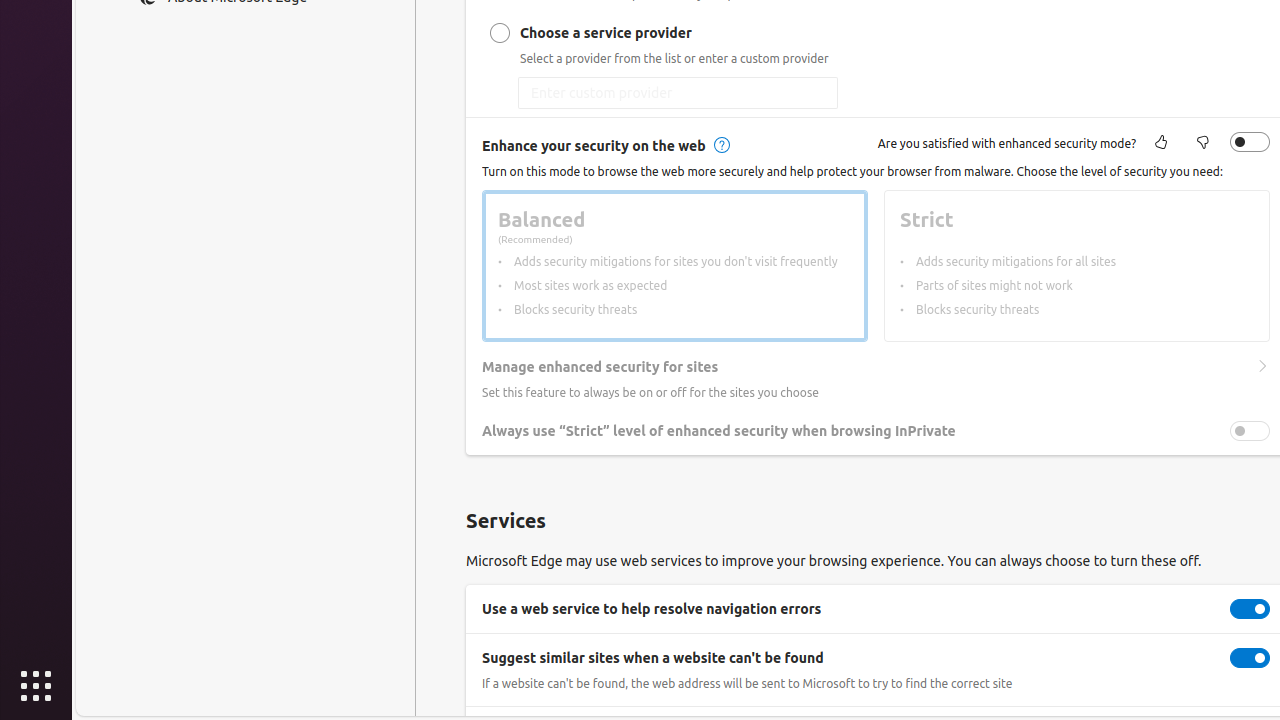 The width and height of the screenshot is (1280, 720). I want to click on 'Always use “Strict” level of enhanced security when browsing InPrivate', so click(1249, 429).